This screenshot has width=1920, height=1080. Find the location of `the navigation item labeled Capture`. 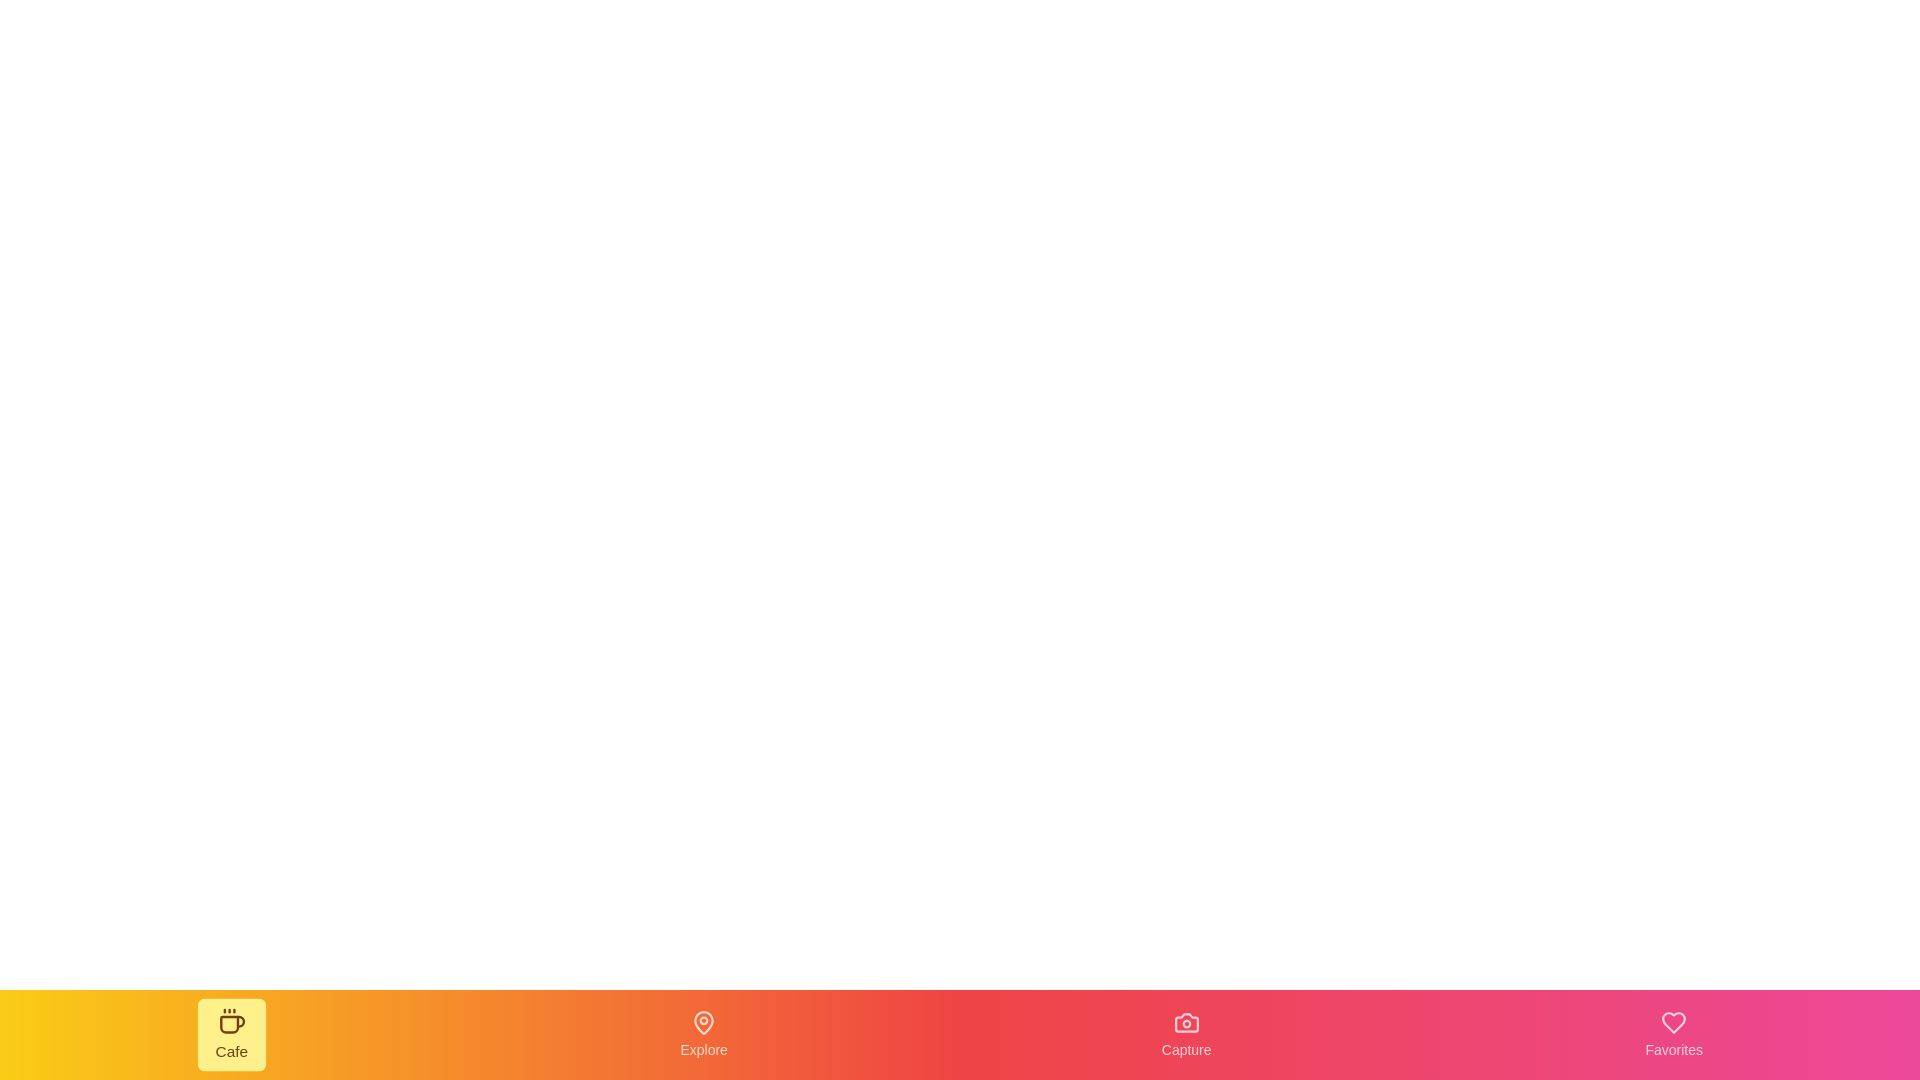

the navigation item labeled Capture is located at coordinates (1186, 1034).